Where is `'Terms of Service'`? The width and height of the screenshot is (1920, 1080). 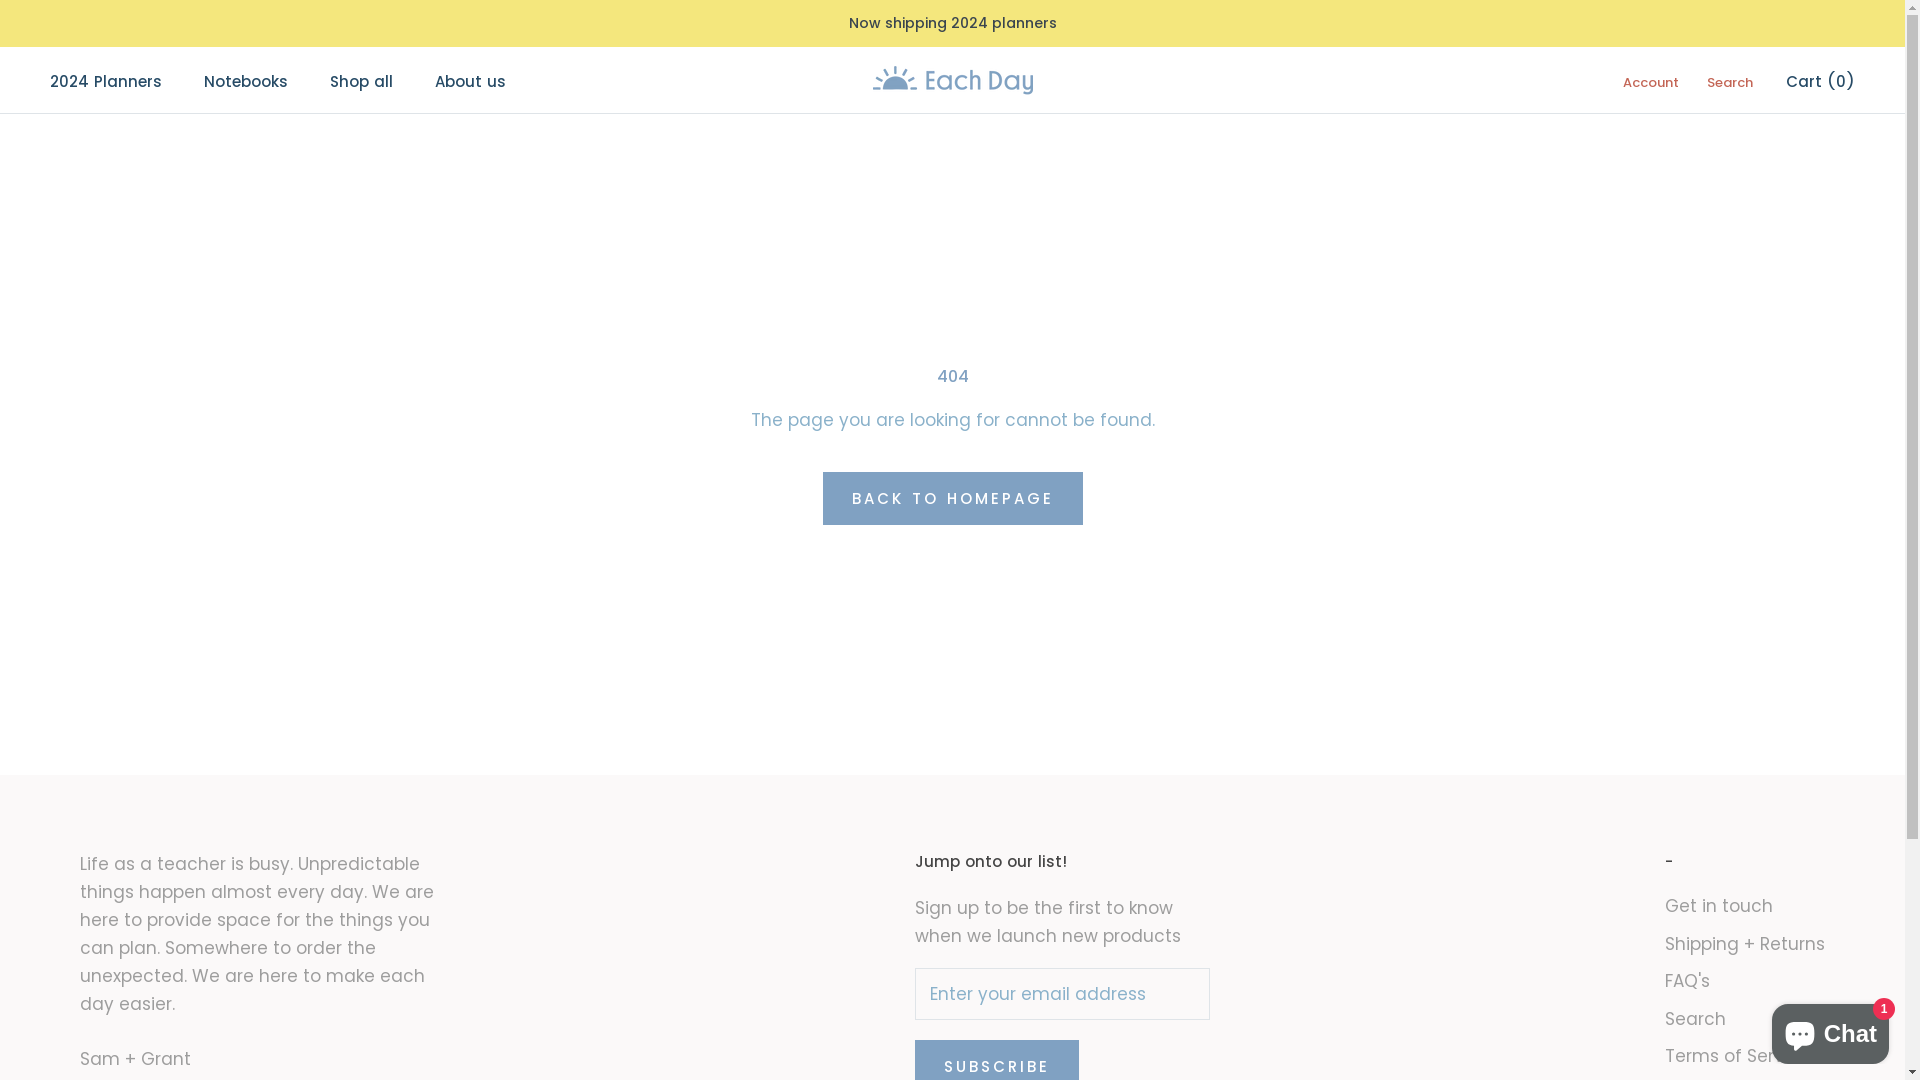 'Terms of Service' is located at coordinates (1744, 1055).